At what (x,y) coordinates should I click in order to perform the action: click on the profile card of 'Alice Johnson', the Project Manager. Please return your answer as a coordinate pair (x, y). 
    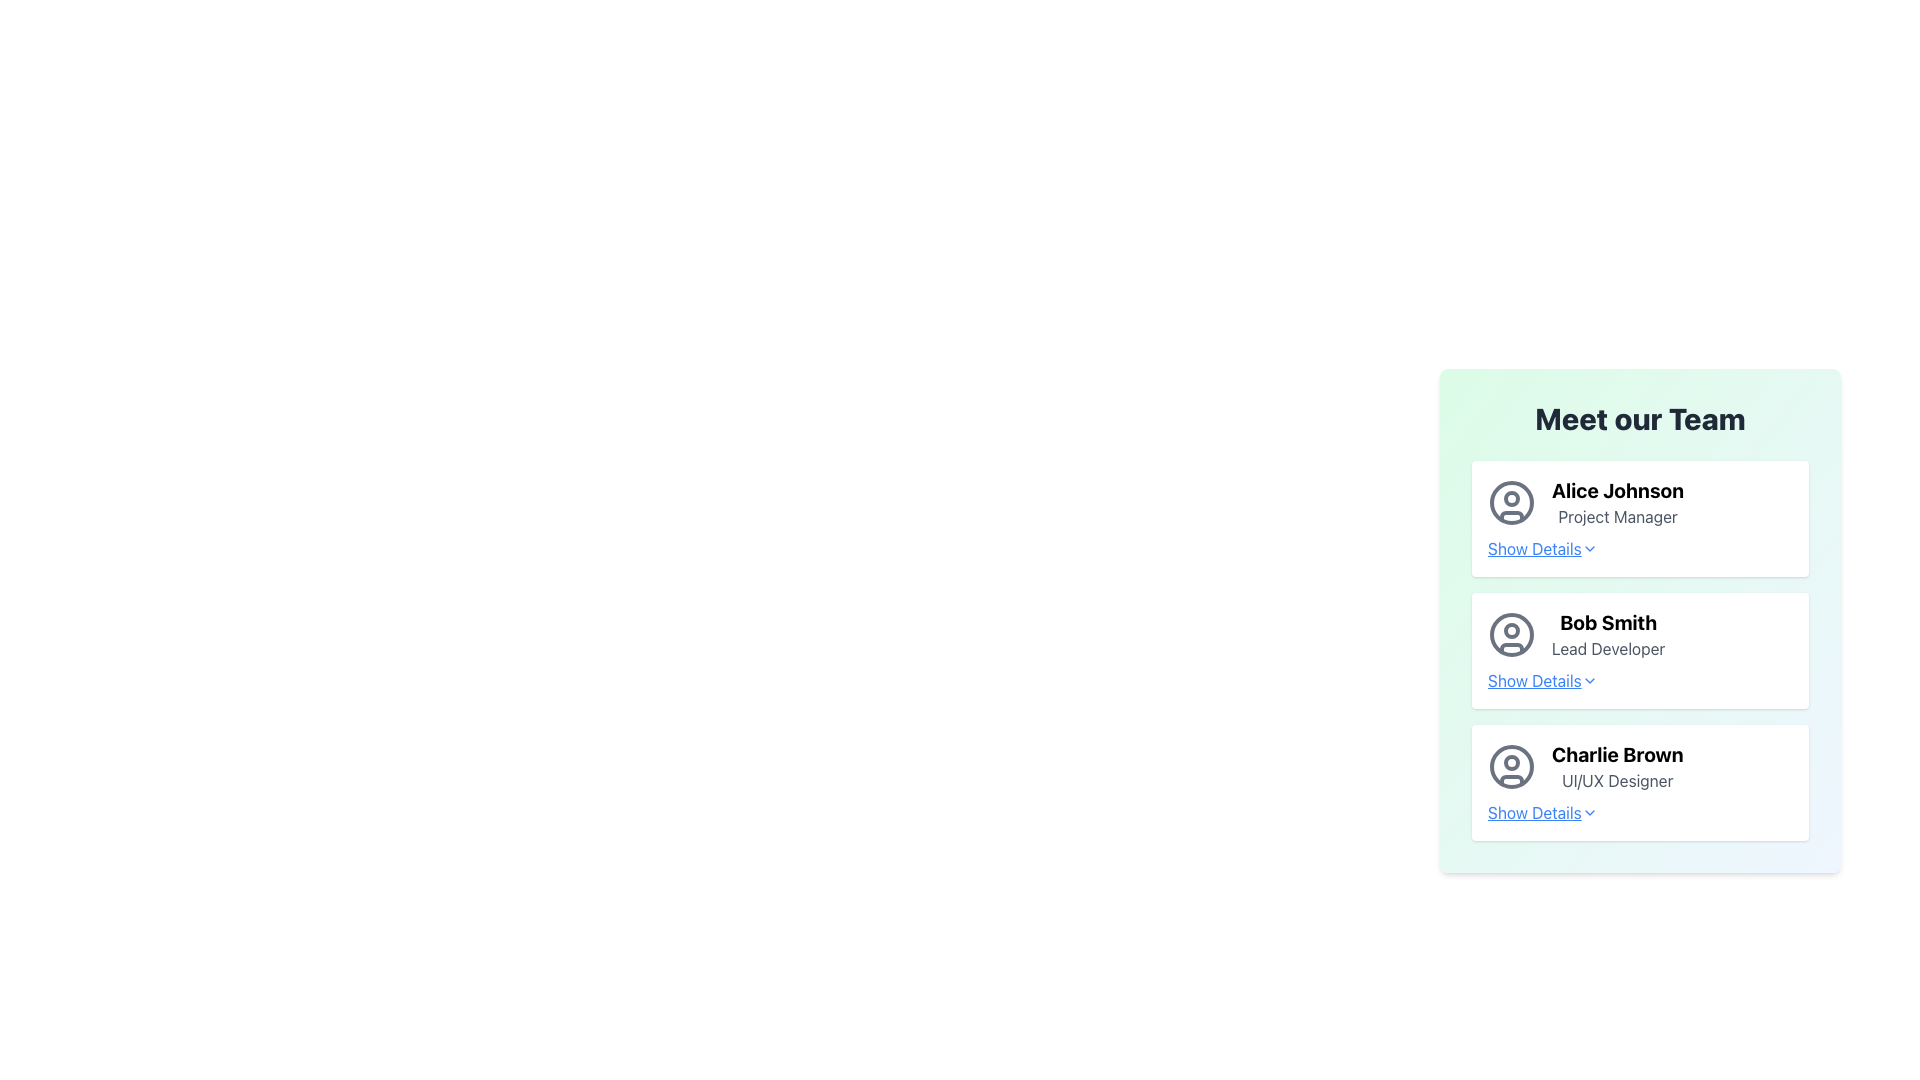
    Looking at the image, I should click on (1640, 501).